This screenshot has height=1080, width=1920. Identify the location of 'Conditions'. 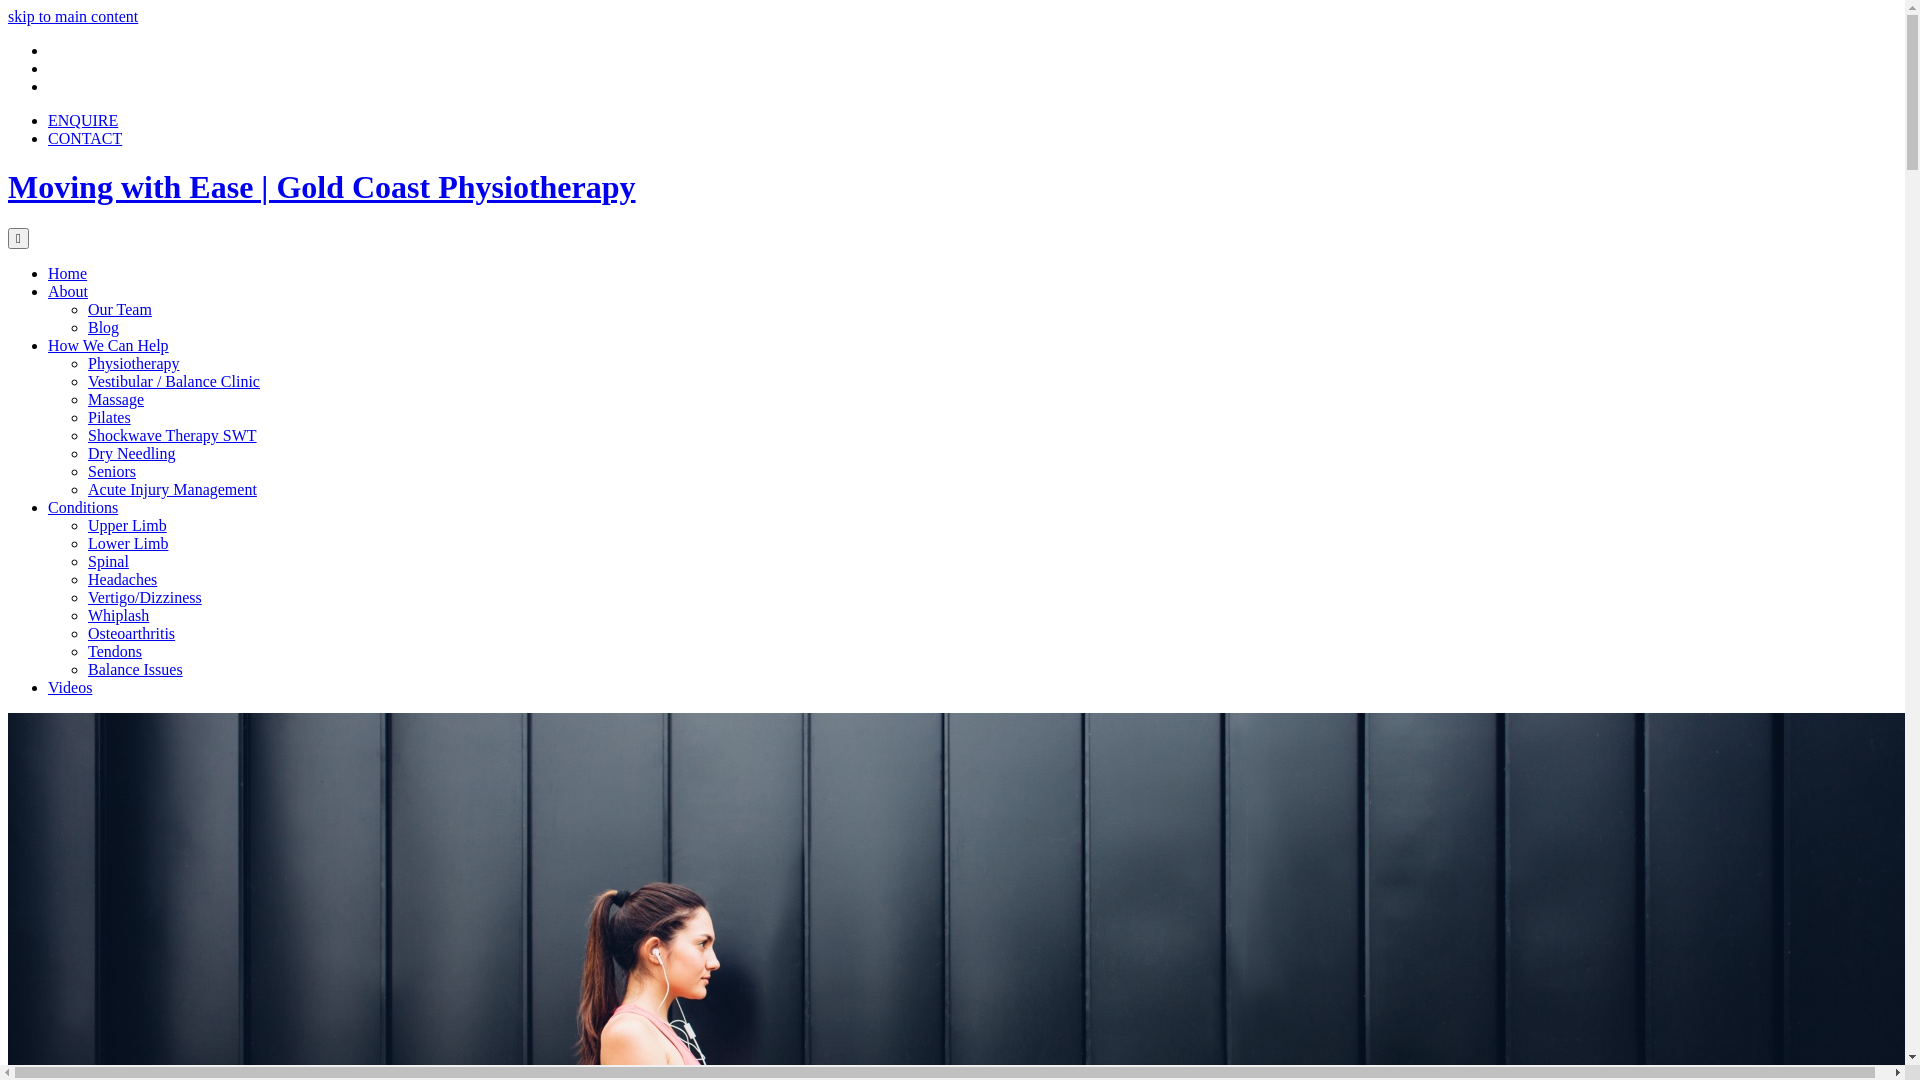
(81, 506).